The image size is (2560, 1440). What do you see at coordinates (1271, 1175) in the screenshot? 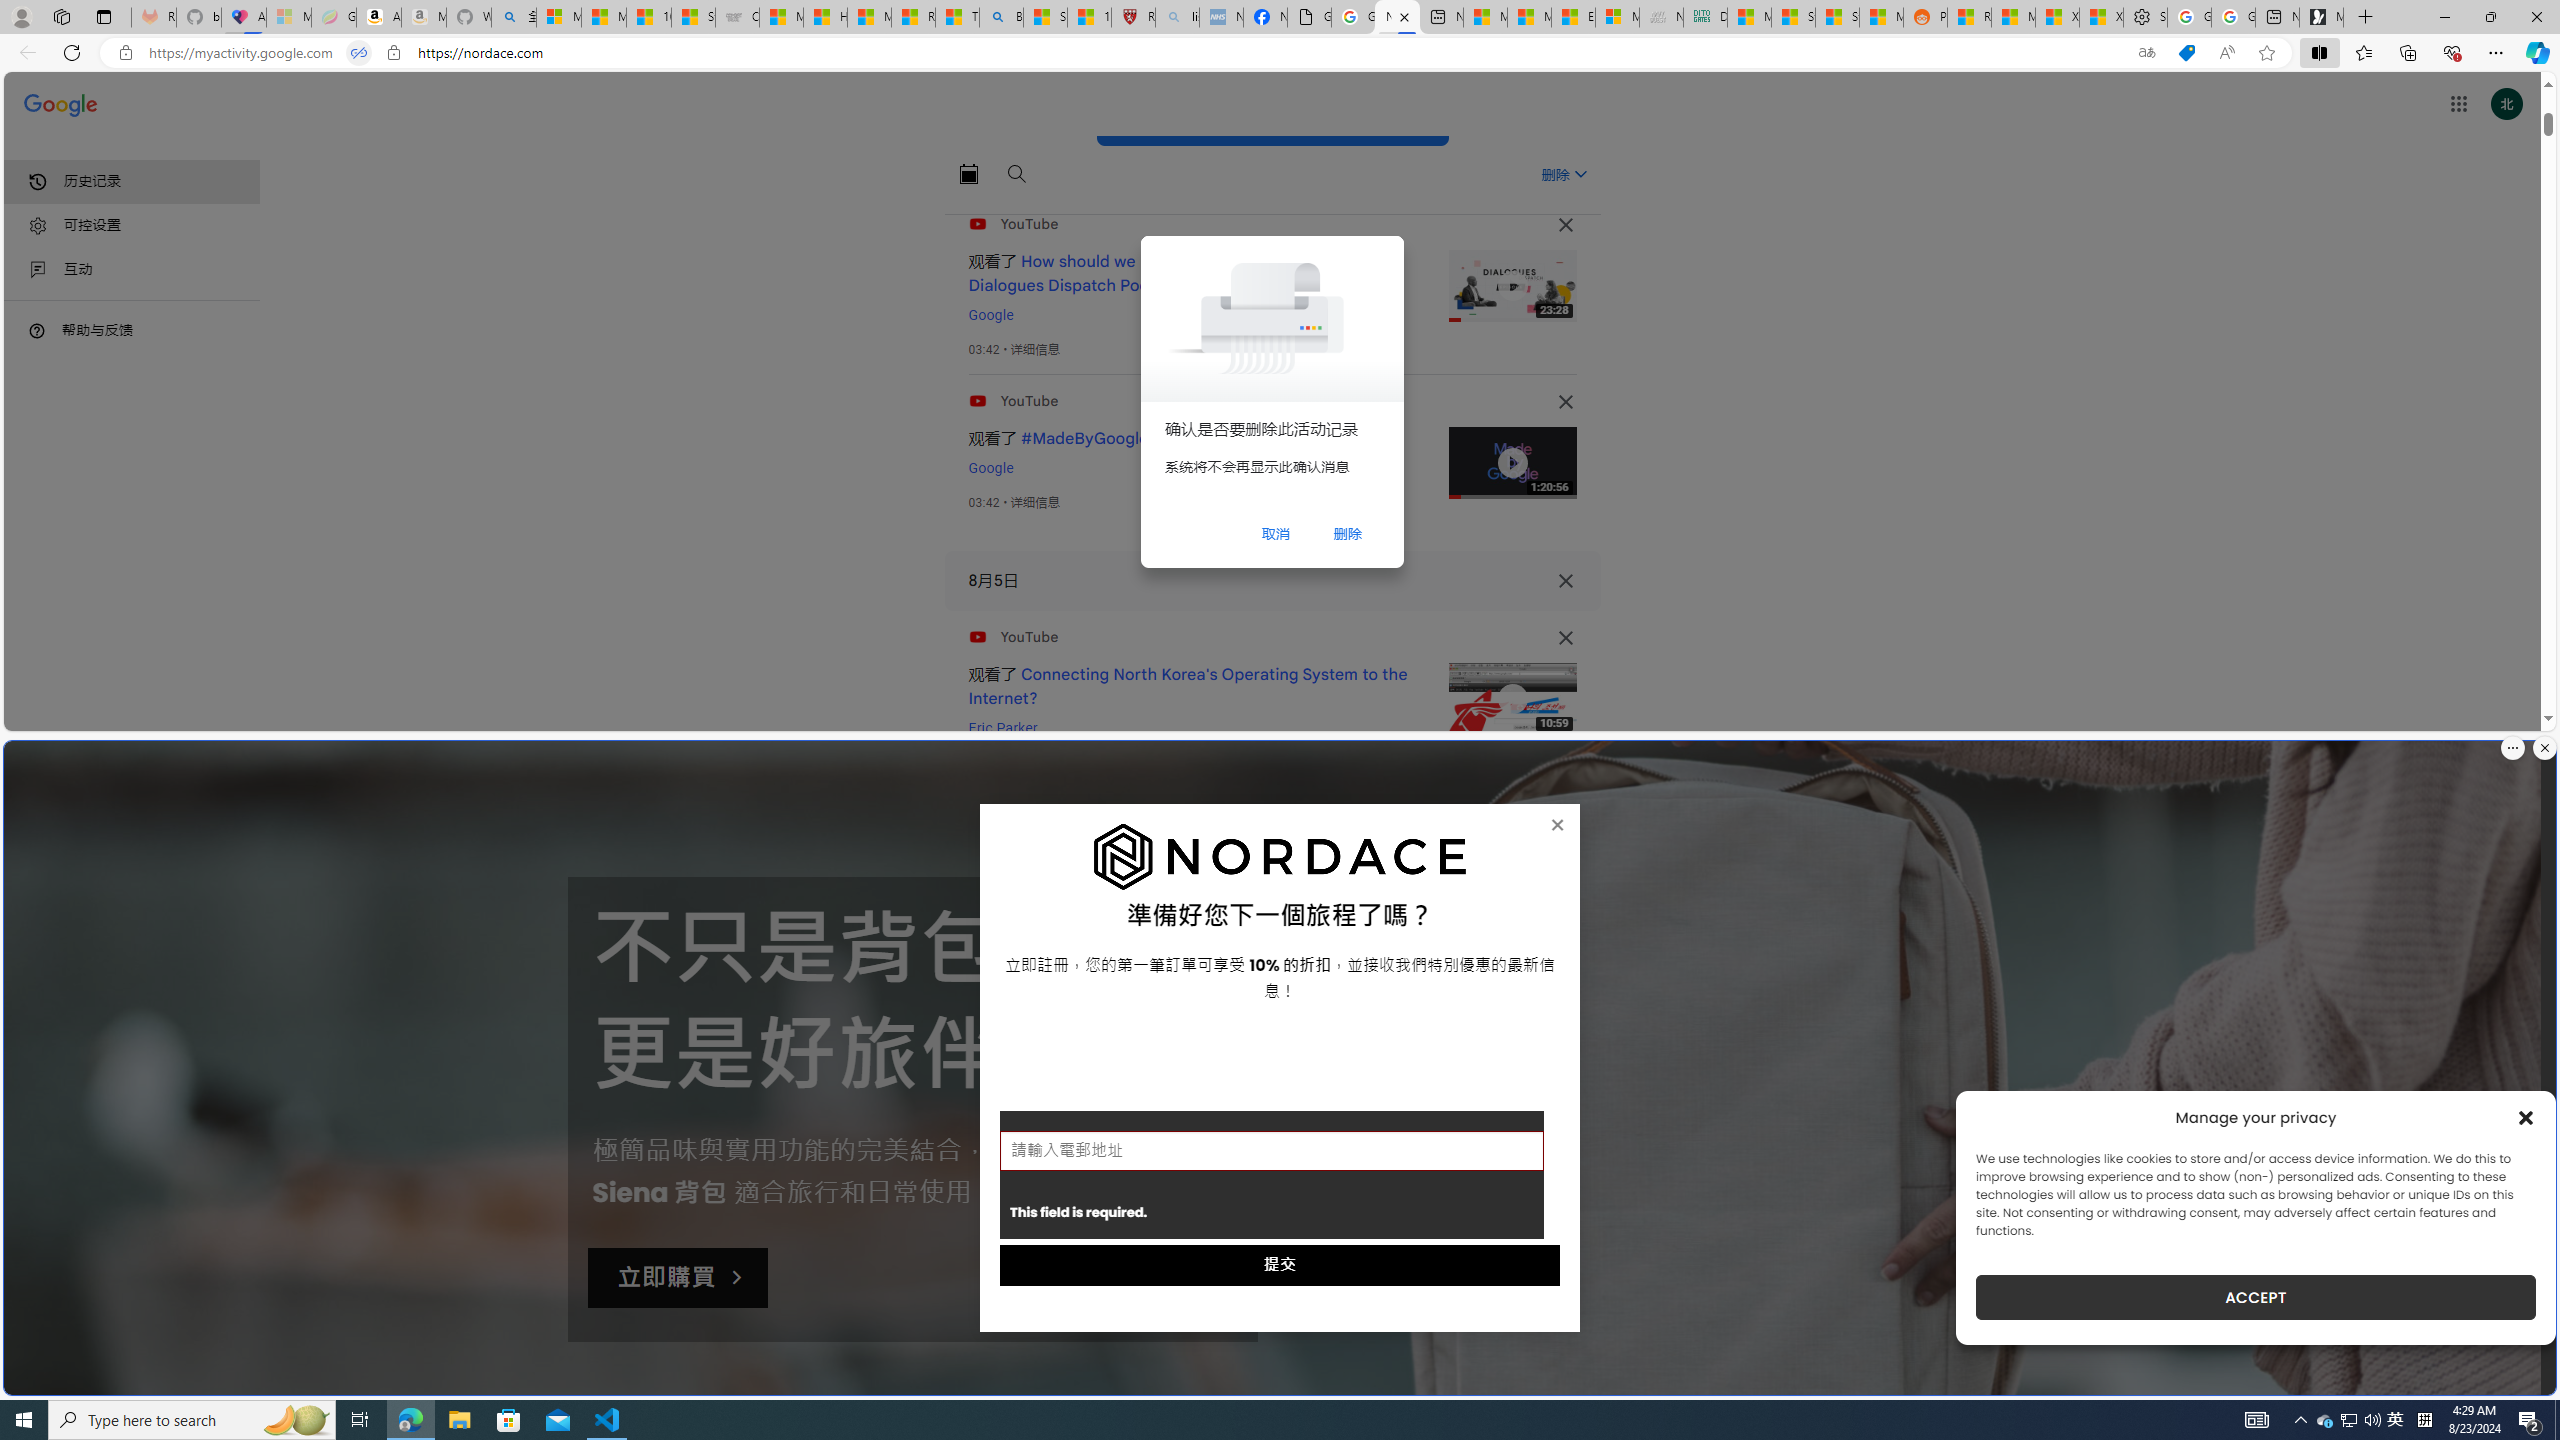
I see `'This field is required.'` at bounding box center [1271, 1175].